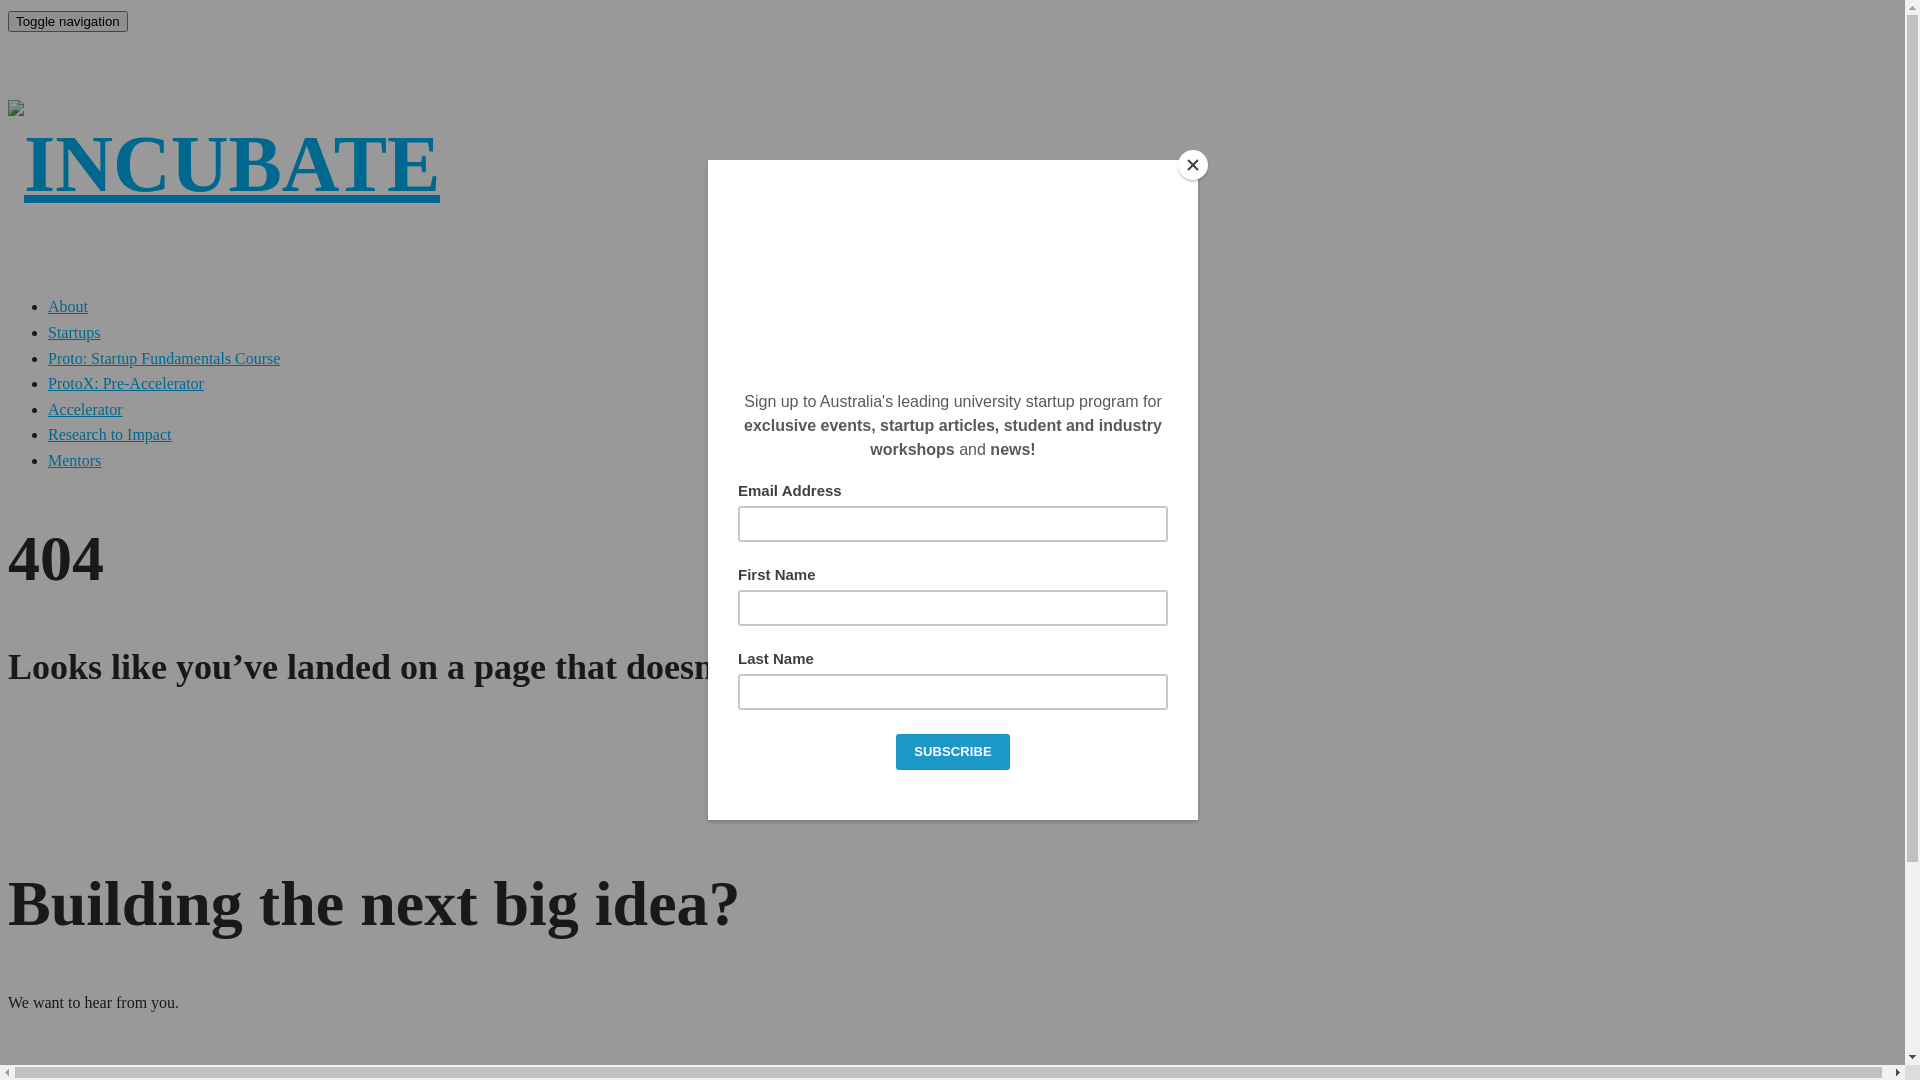  I want to click on 'Startups', so click(73, 331).